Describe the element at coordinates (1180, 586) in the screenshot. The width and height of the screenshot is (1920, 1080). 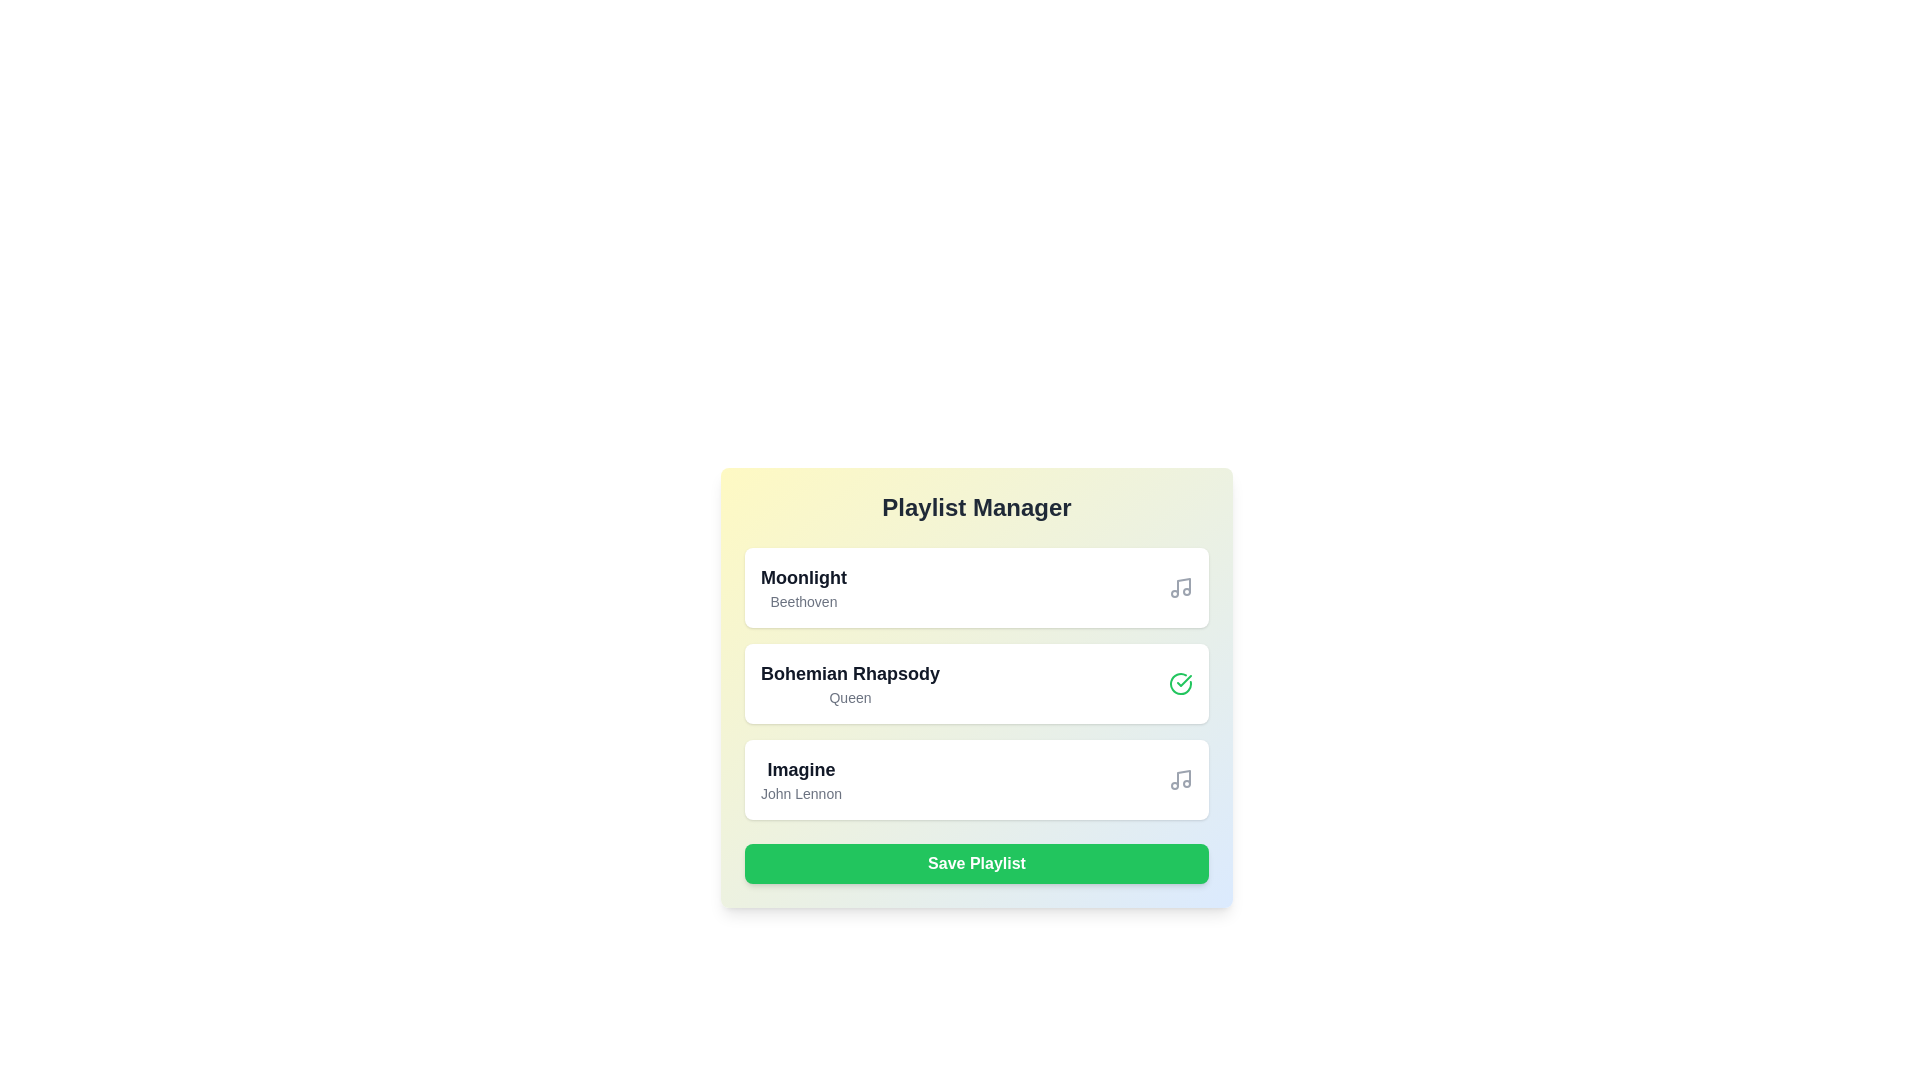
I see `the icon for the song titled Moonlight` at that location.